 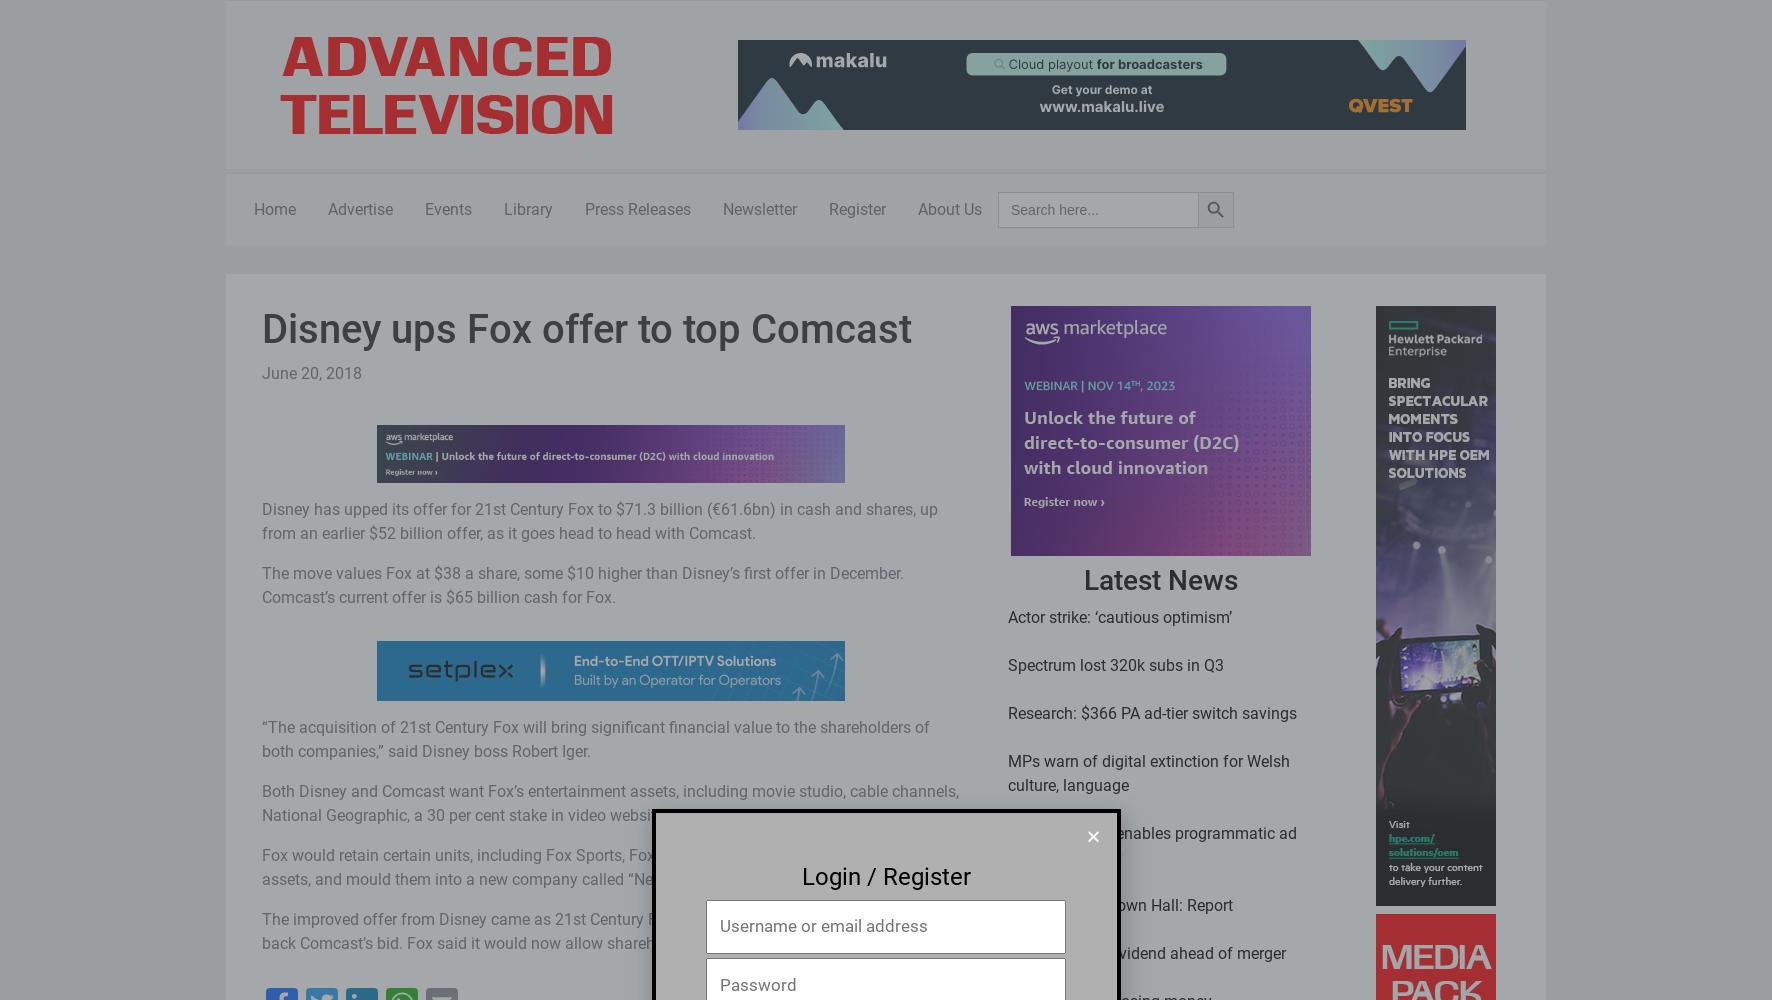 I want to click on 'Disney ups Fox offer to top Comcast', so click(x=261, y=328).